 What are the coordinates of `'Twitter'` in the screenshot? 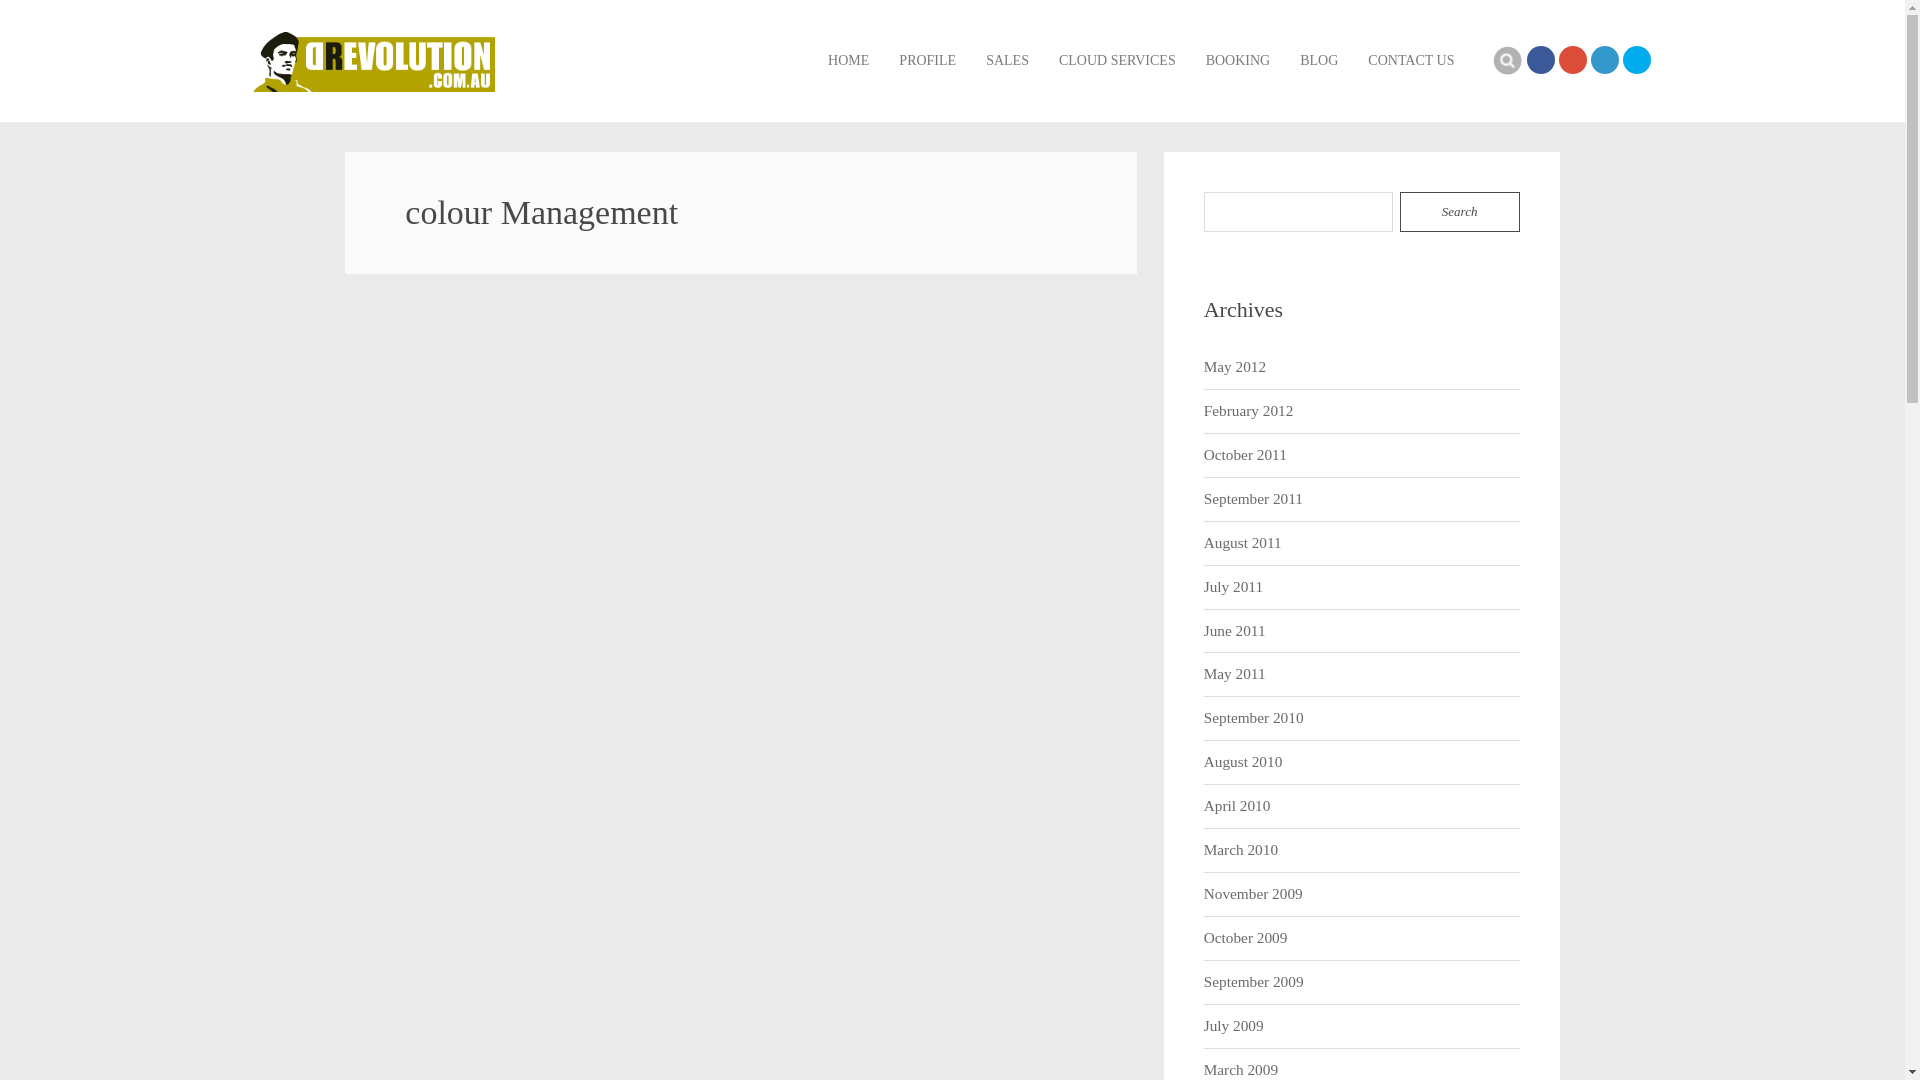 It's located at (1636, 59).